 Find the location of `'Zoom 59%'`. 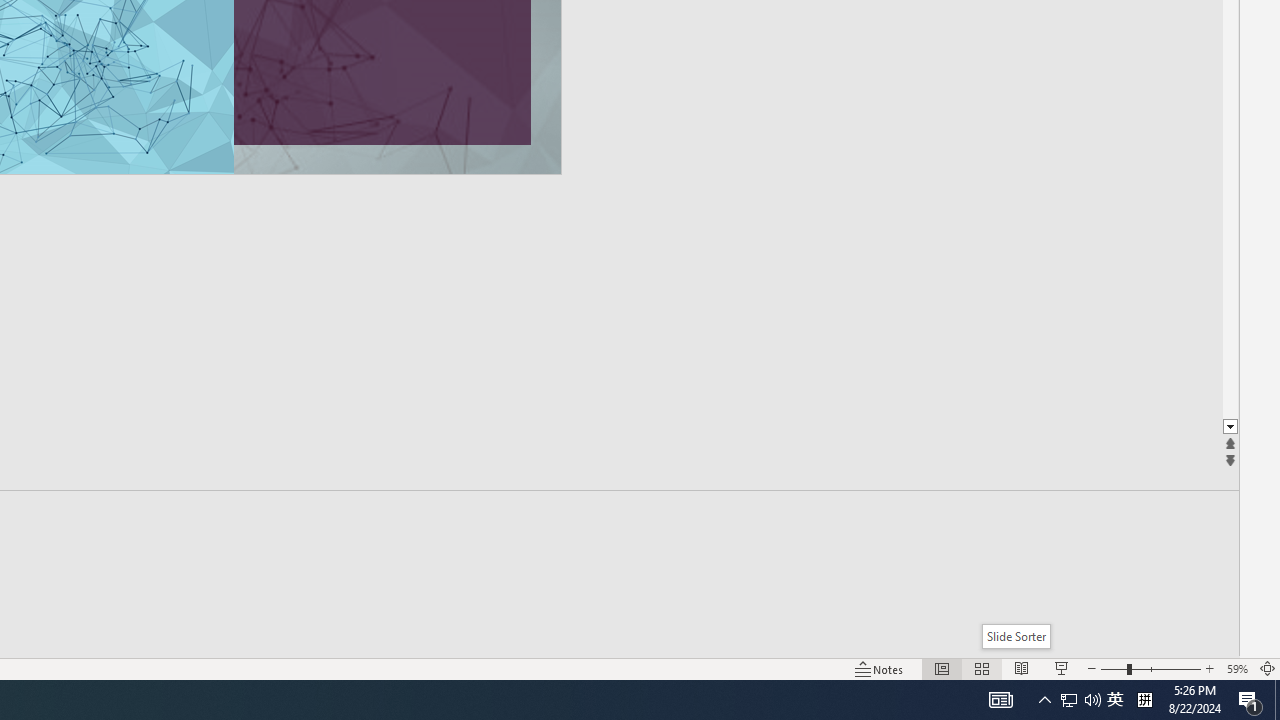

'Zoom 59%' is located at coordinates (1236, 669).